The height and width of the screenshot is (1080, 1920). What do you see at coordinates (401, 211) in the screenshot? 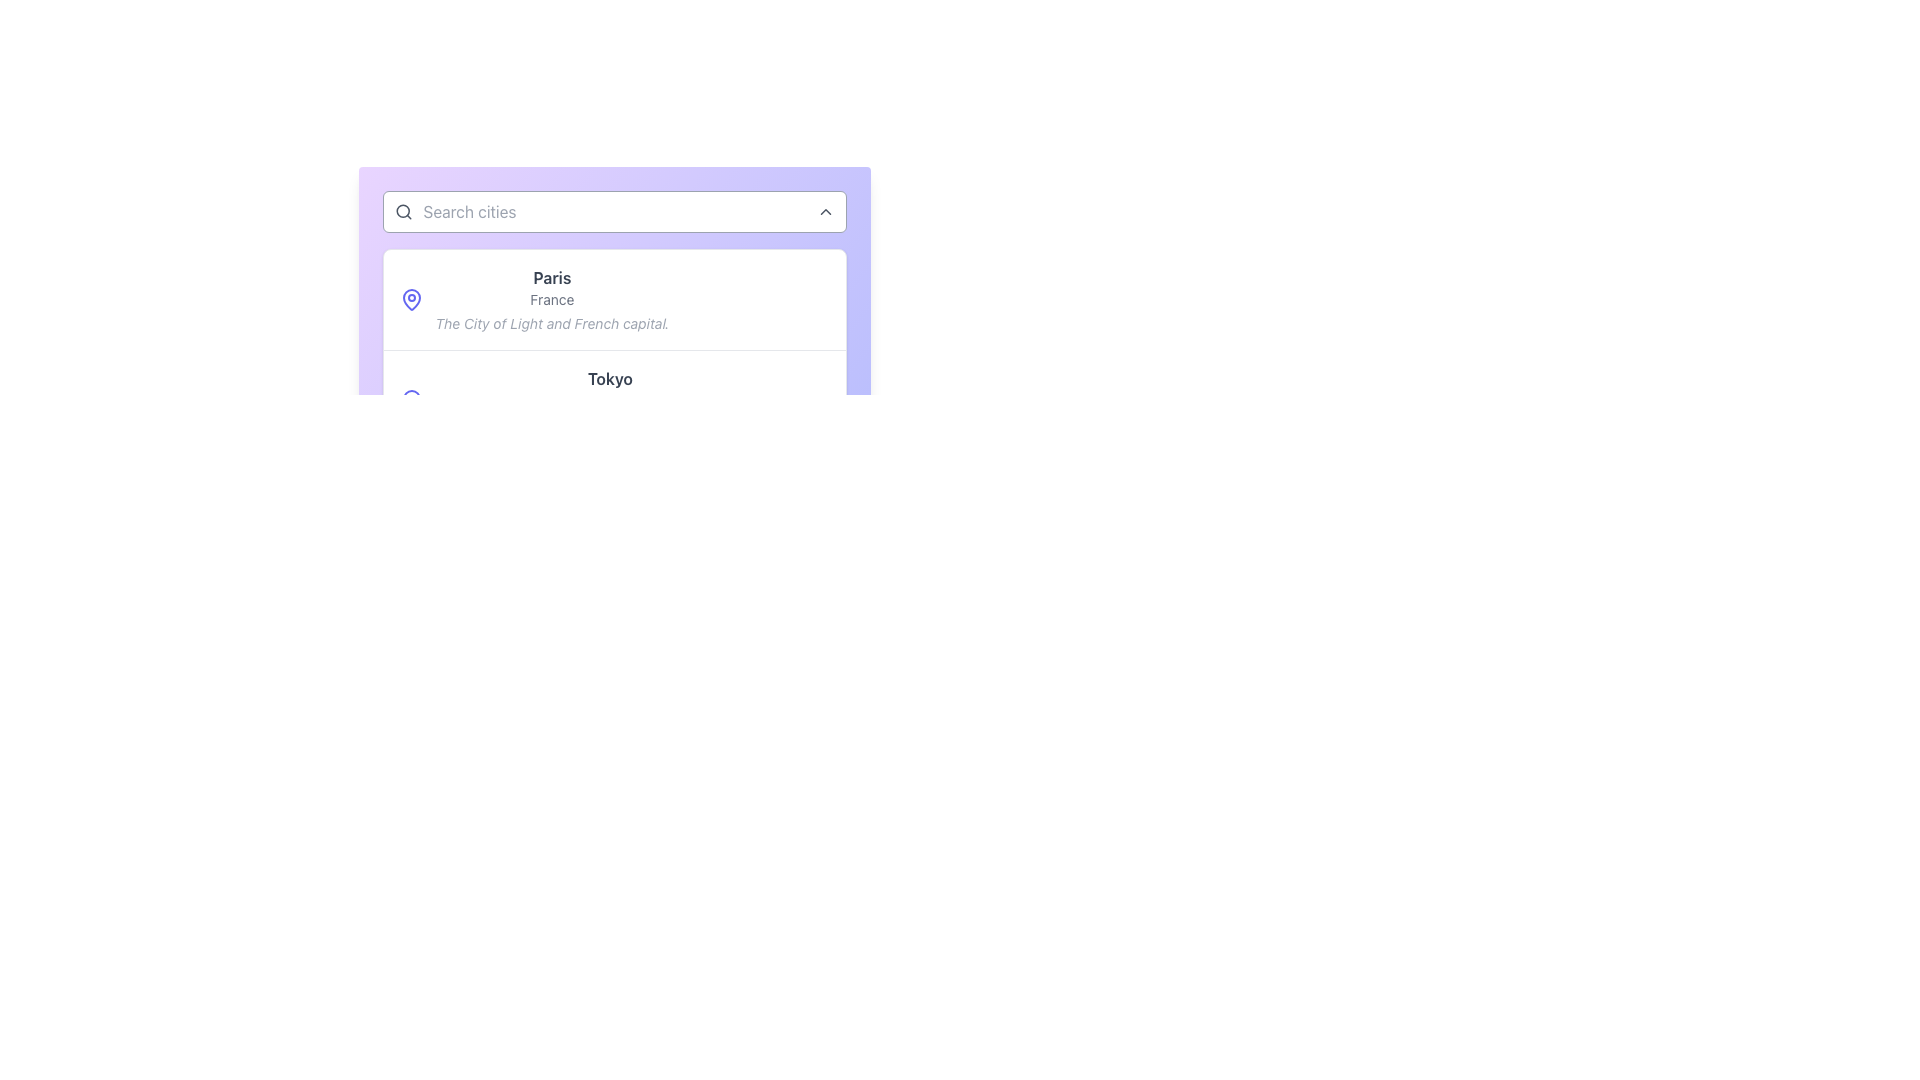
I see `the interactive SVG Circle representing the lens of the magnifying glass in the search icon located on the left side of the search input field` at bounding box center [401, 211].